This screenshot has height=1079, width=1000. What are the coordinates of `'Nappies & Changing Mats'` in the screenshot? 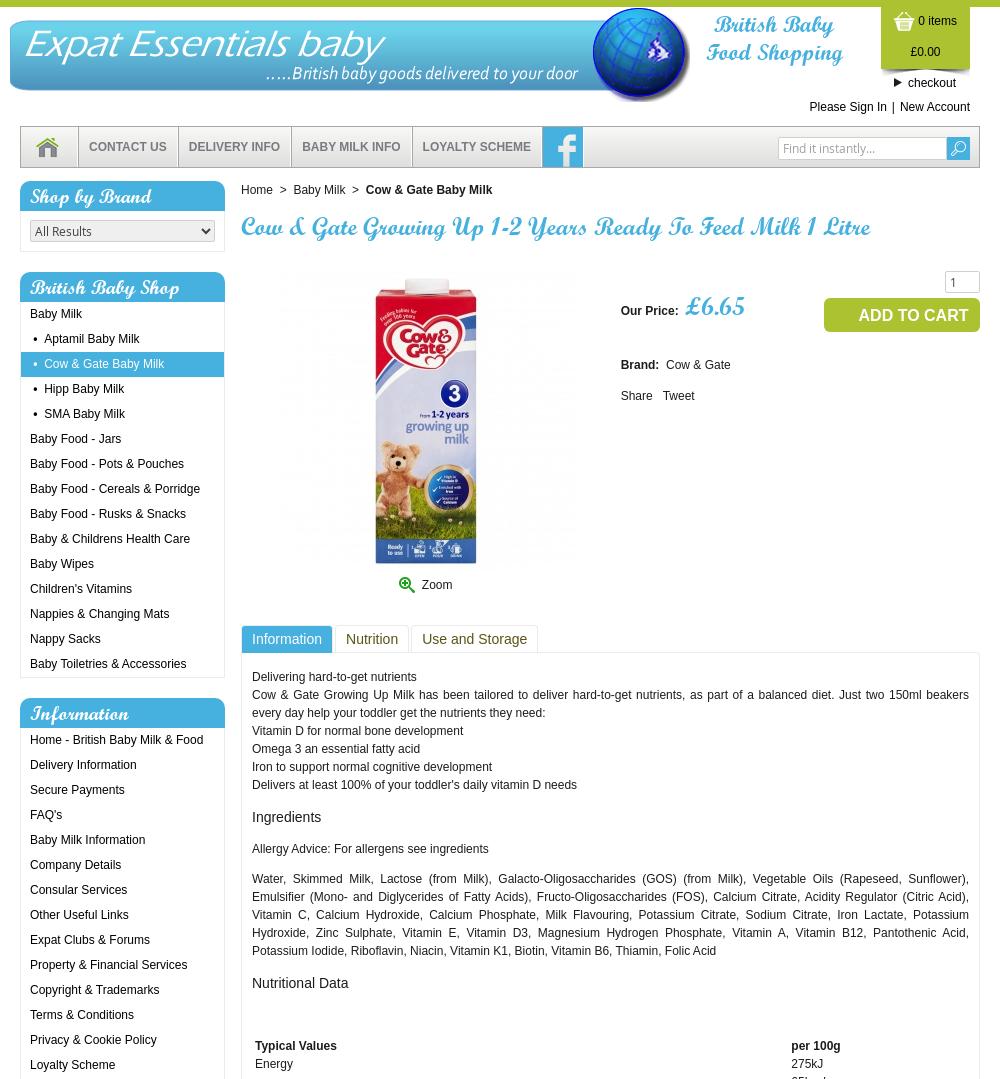 It's located at (30, 613).